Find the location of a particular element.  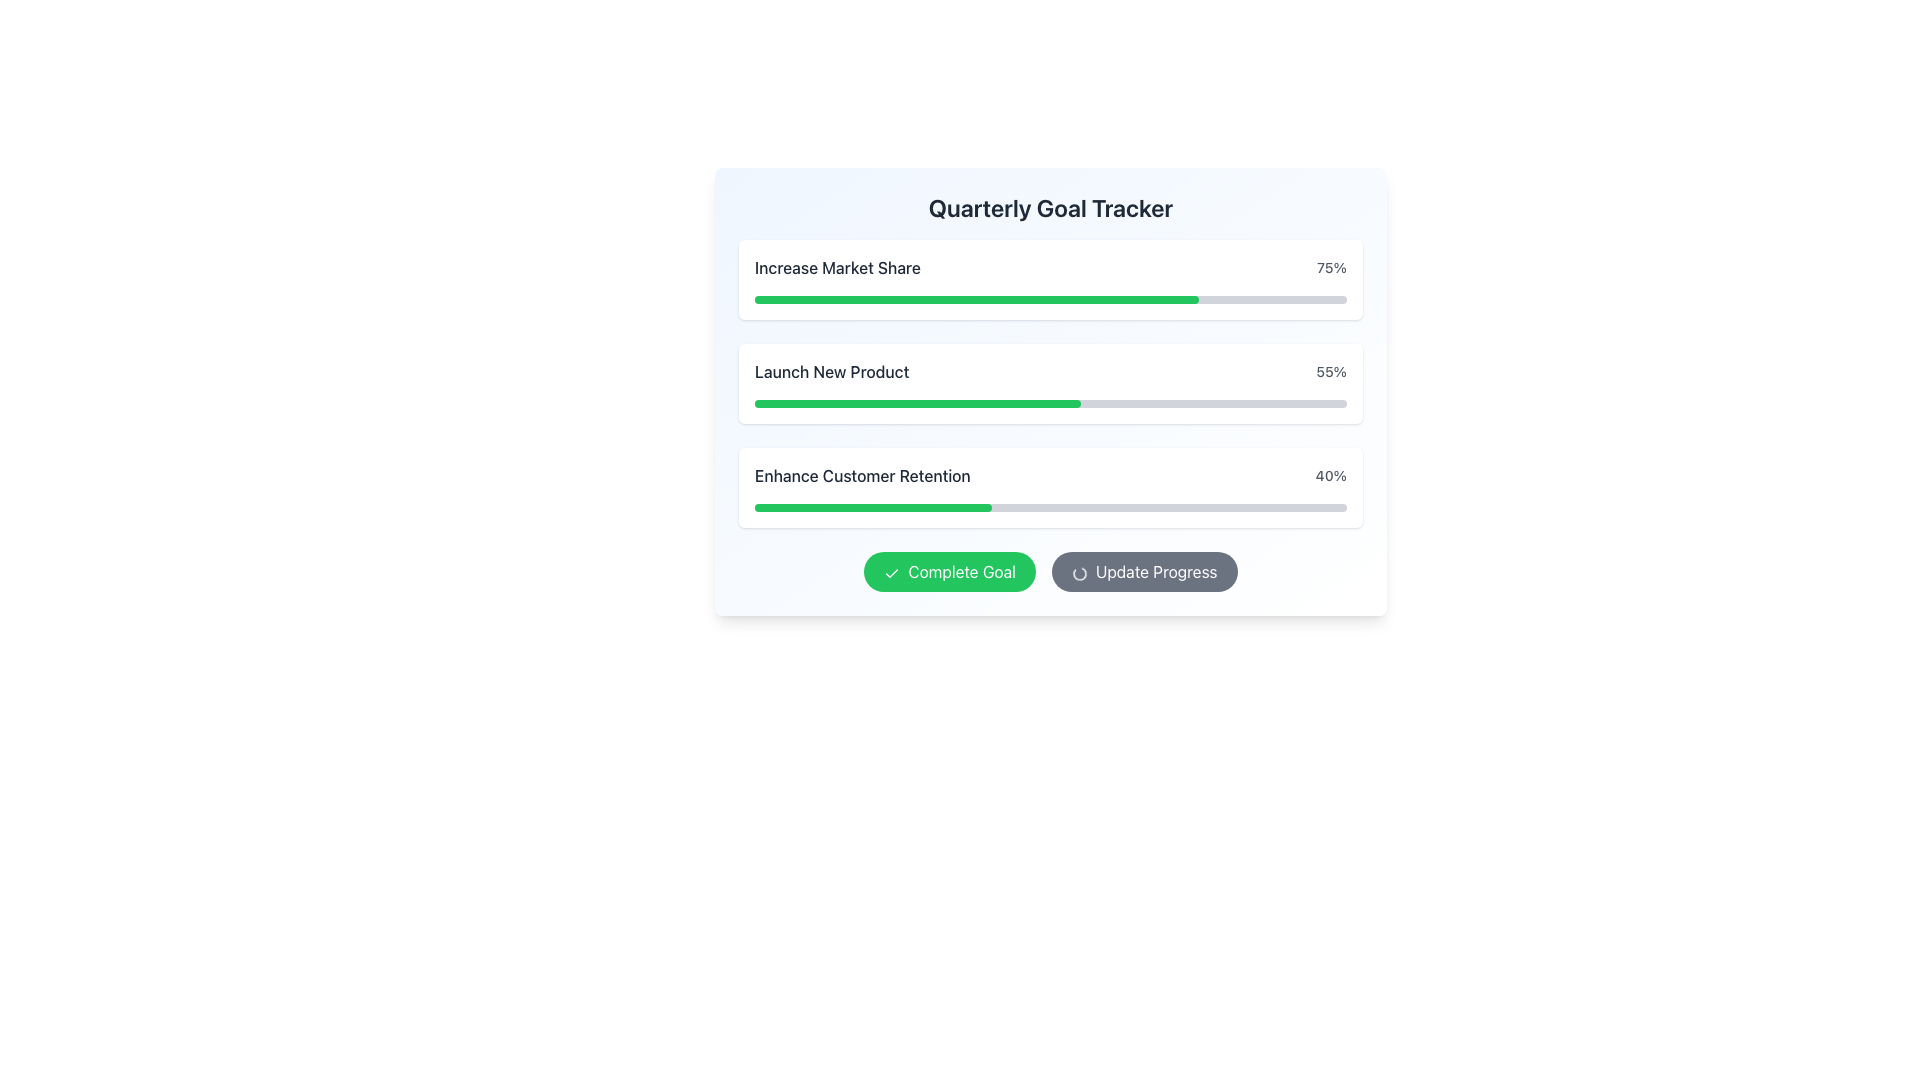

the 'Increase Market Share' text label in the 'Quarterly Goal Tracker' interface, which is located in the top row of the list with a completion percentage of '75%' next to it is located at coordinates (837, 266).